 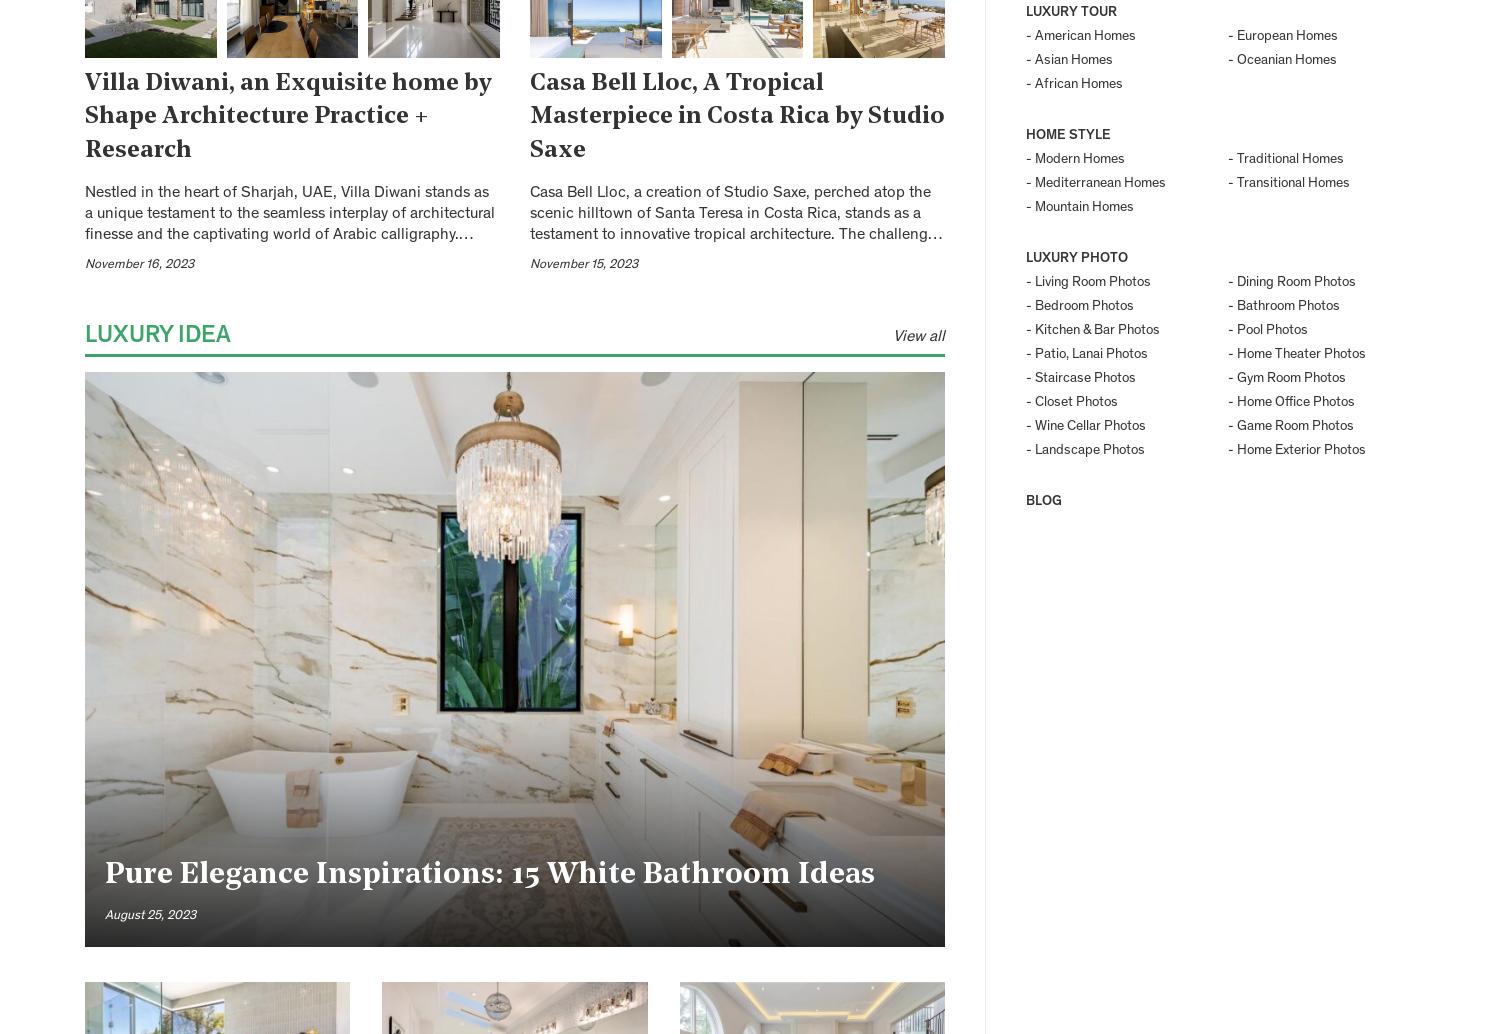 What do you see at coordinates (1026, 499) in the screenshot?
I see `'BLOG'` at bounding box center [1026, 499].